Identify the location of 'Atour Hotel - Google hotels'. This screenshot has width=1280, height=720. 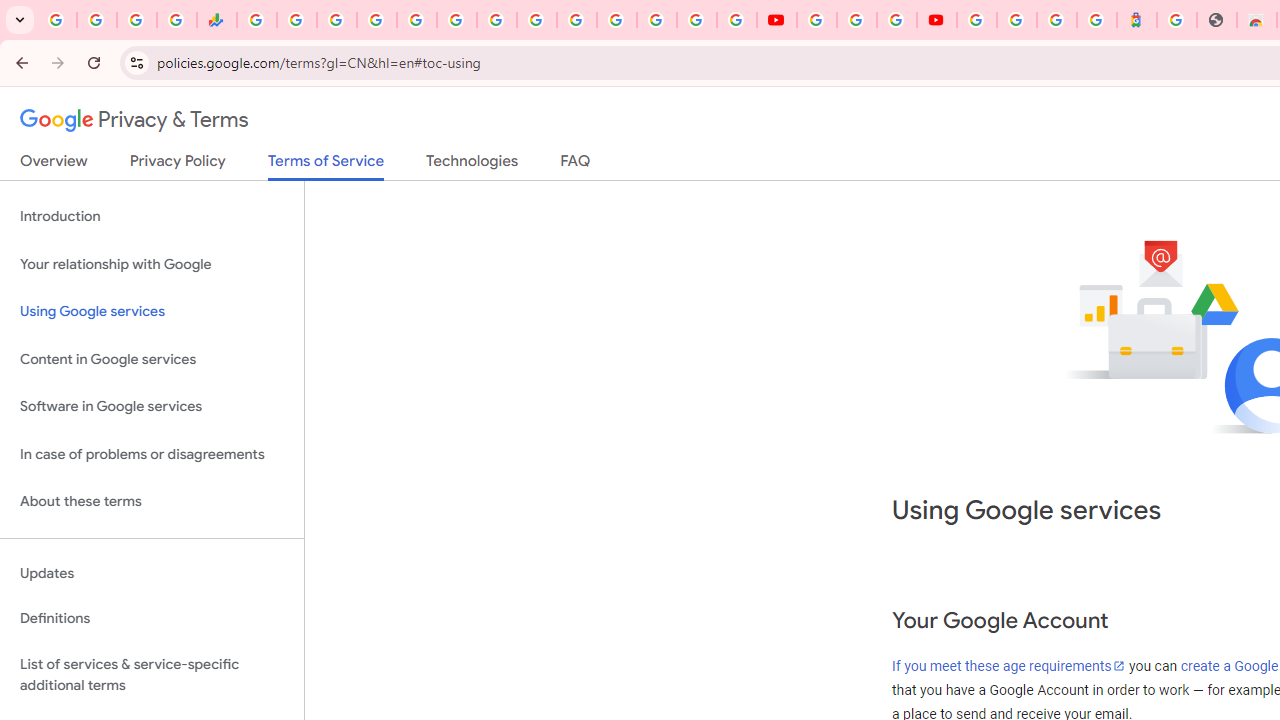
(1137, 20).